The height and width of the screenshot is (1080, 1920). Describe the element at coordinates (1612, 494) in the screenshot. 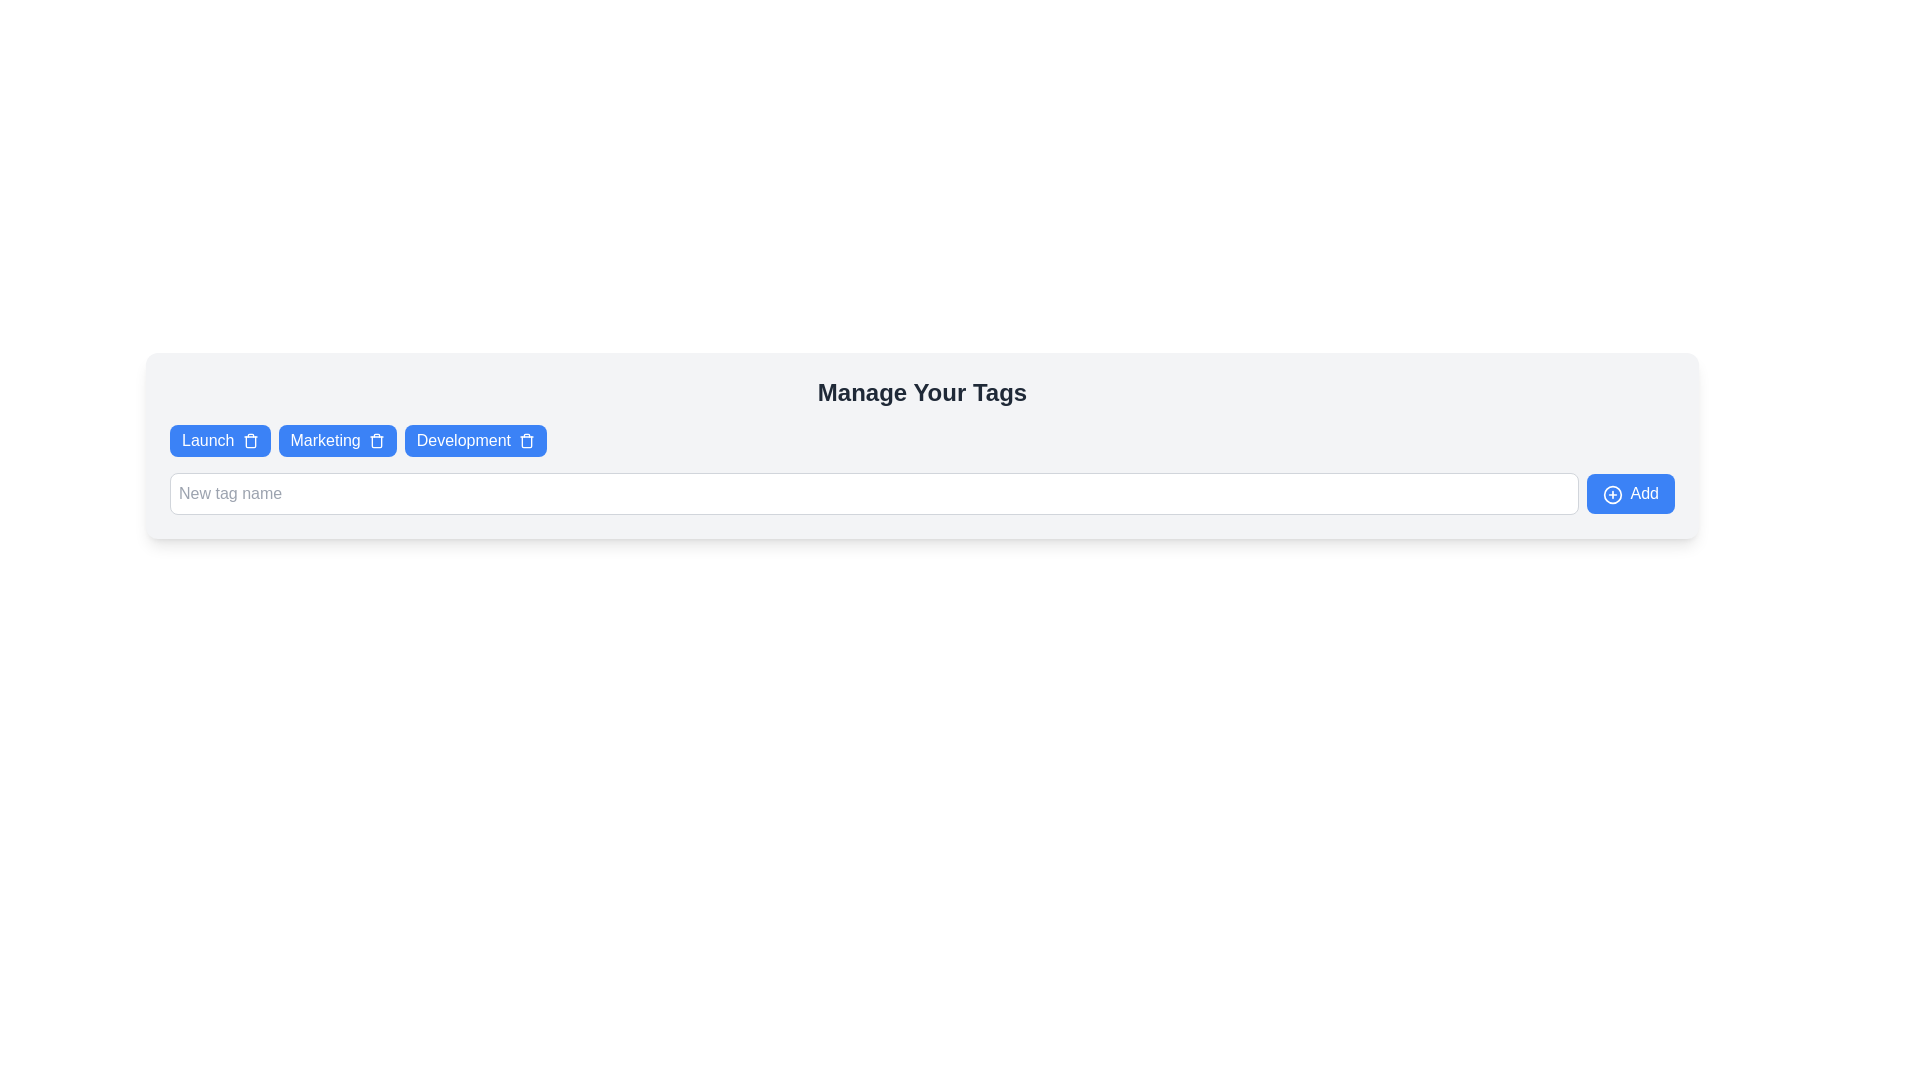

I see `the plus 'Add' icon located at the center of the circular graphic just left of the 'Add' label` at that location.